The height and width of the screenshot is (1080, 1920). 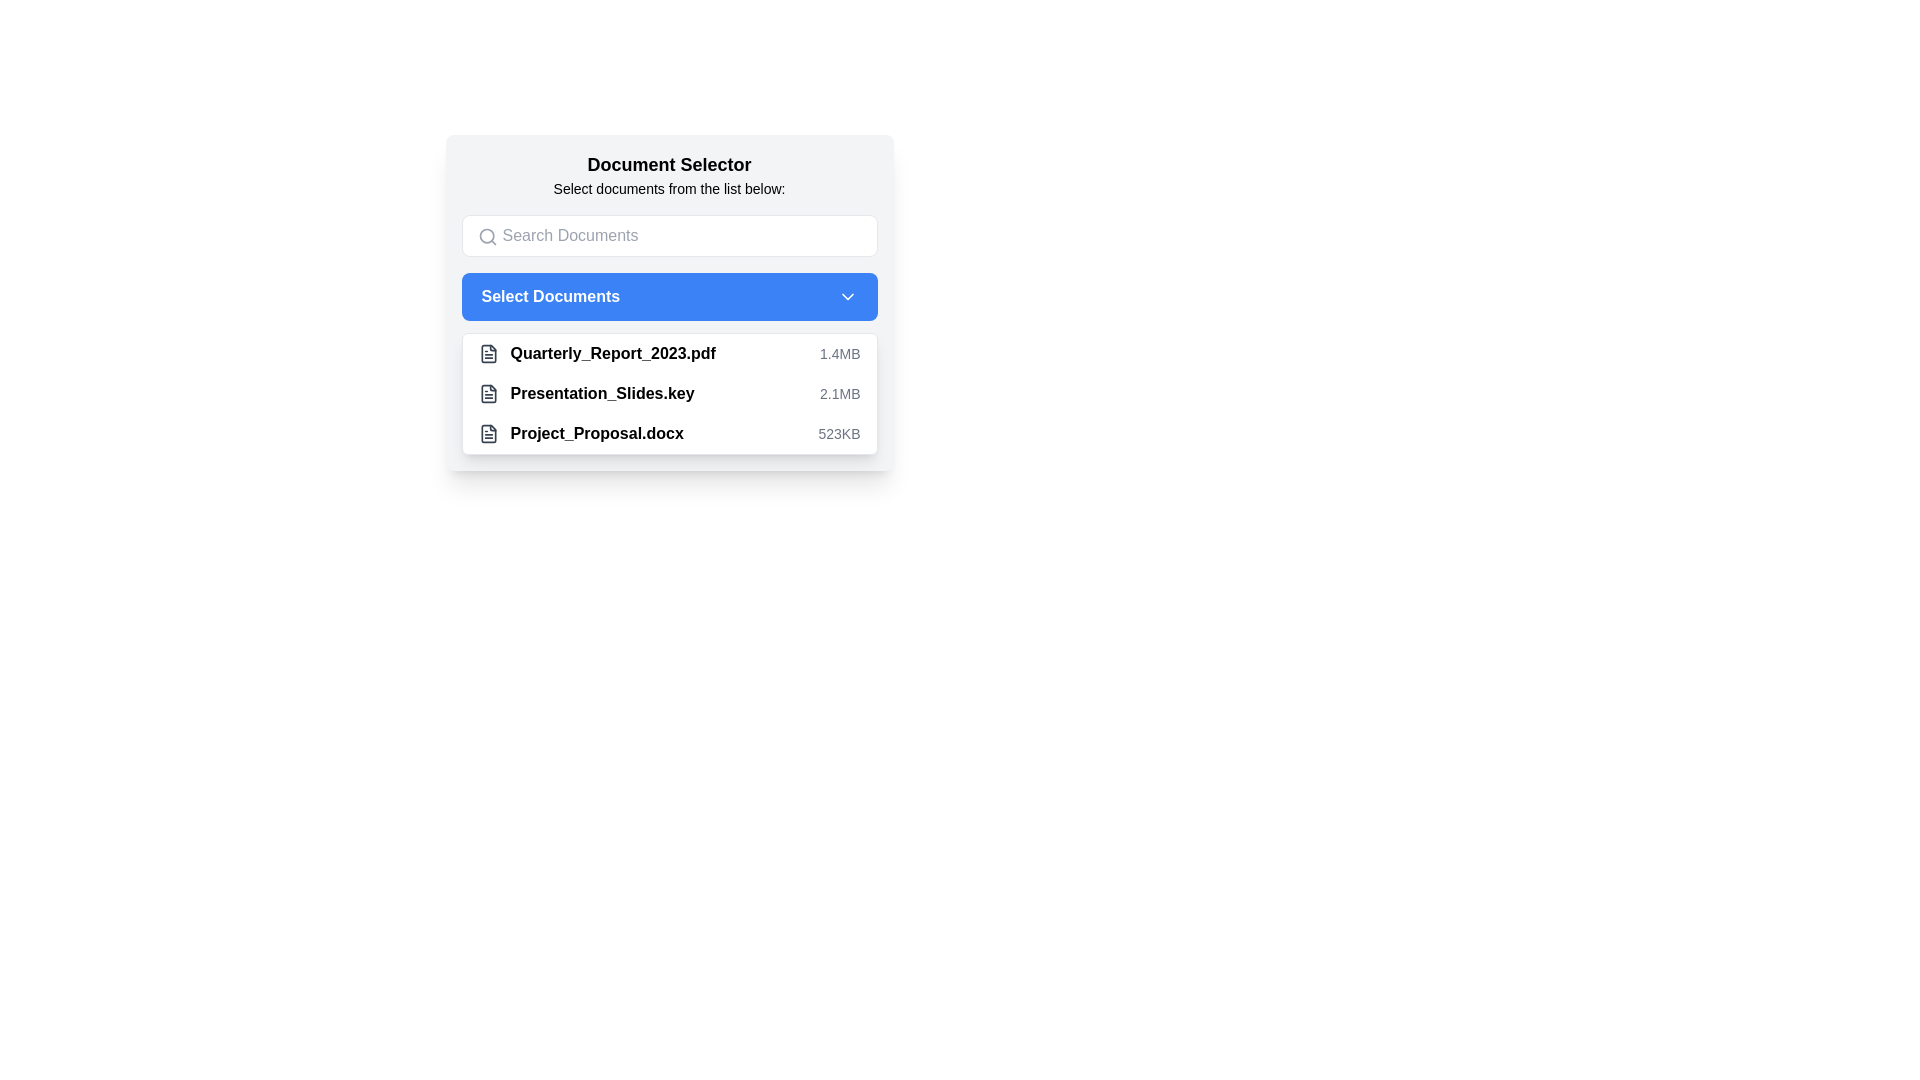 I want to click on the text label 'Project_Proposal.docx', so click(x=595, y=433).